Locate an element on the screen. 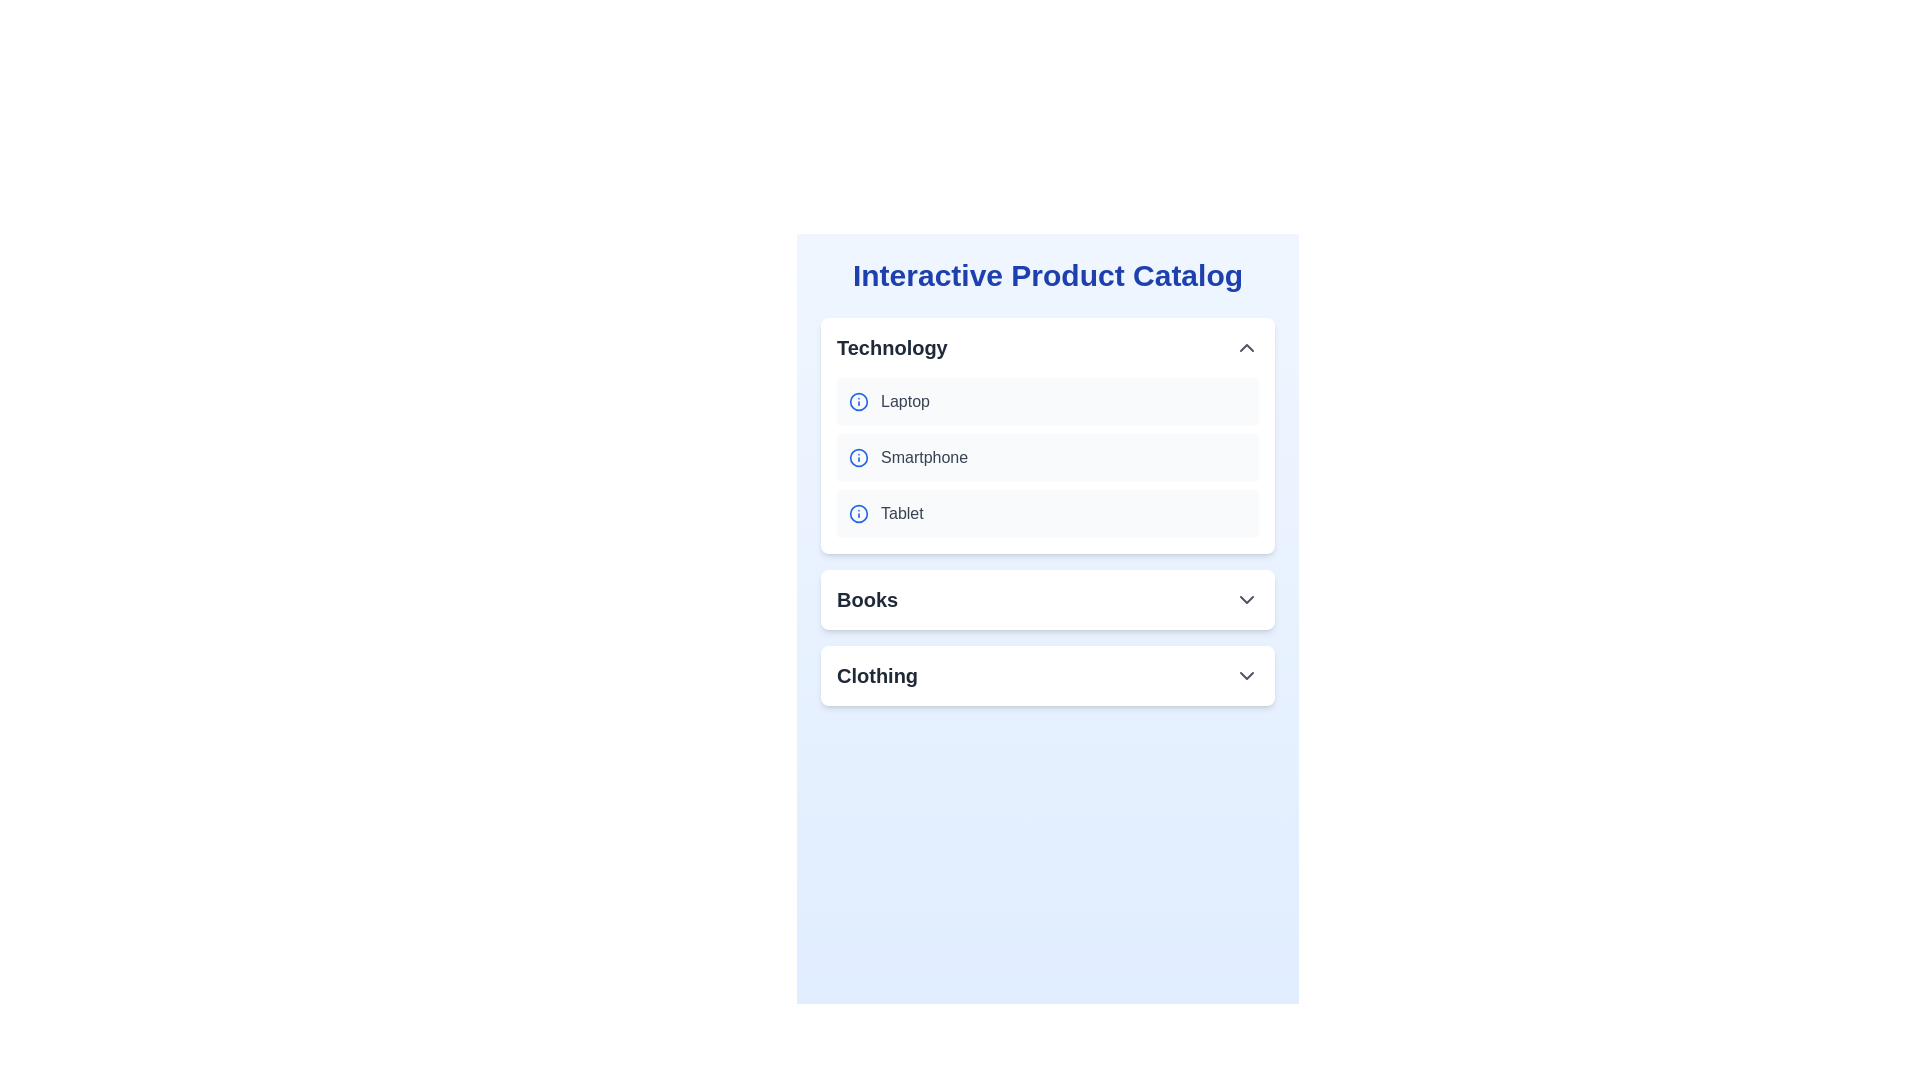  the toggle icon button located on the far-right side of the 'Technology' section header is located at coordinates (1246, 346).